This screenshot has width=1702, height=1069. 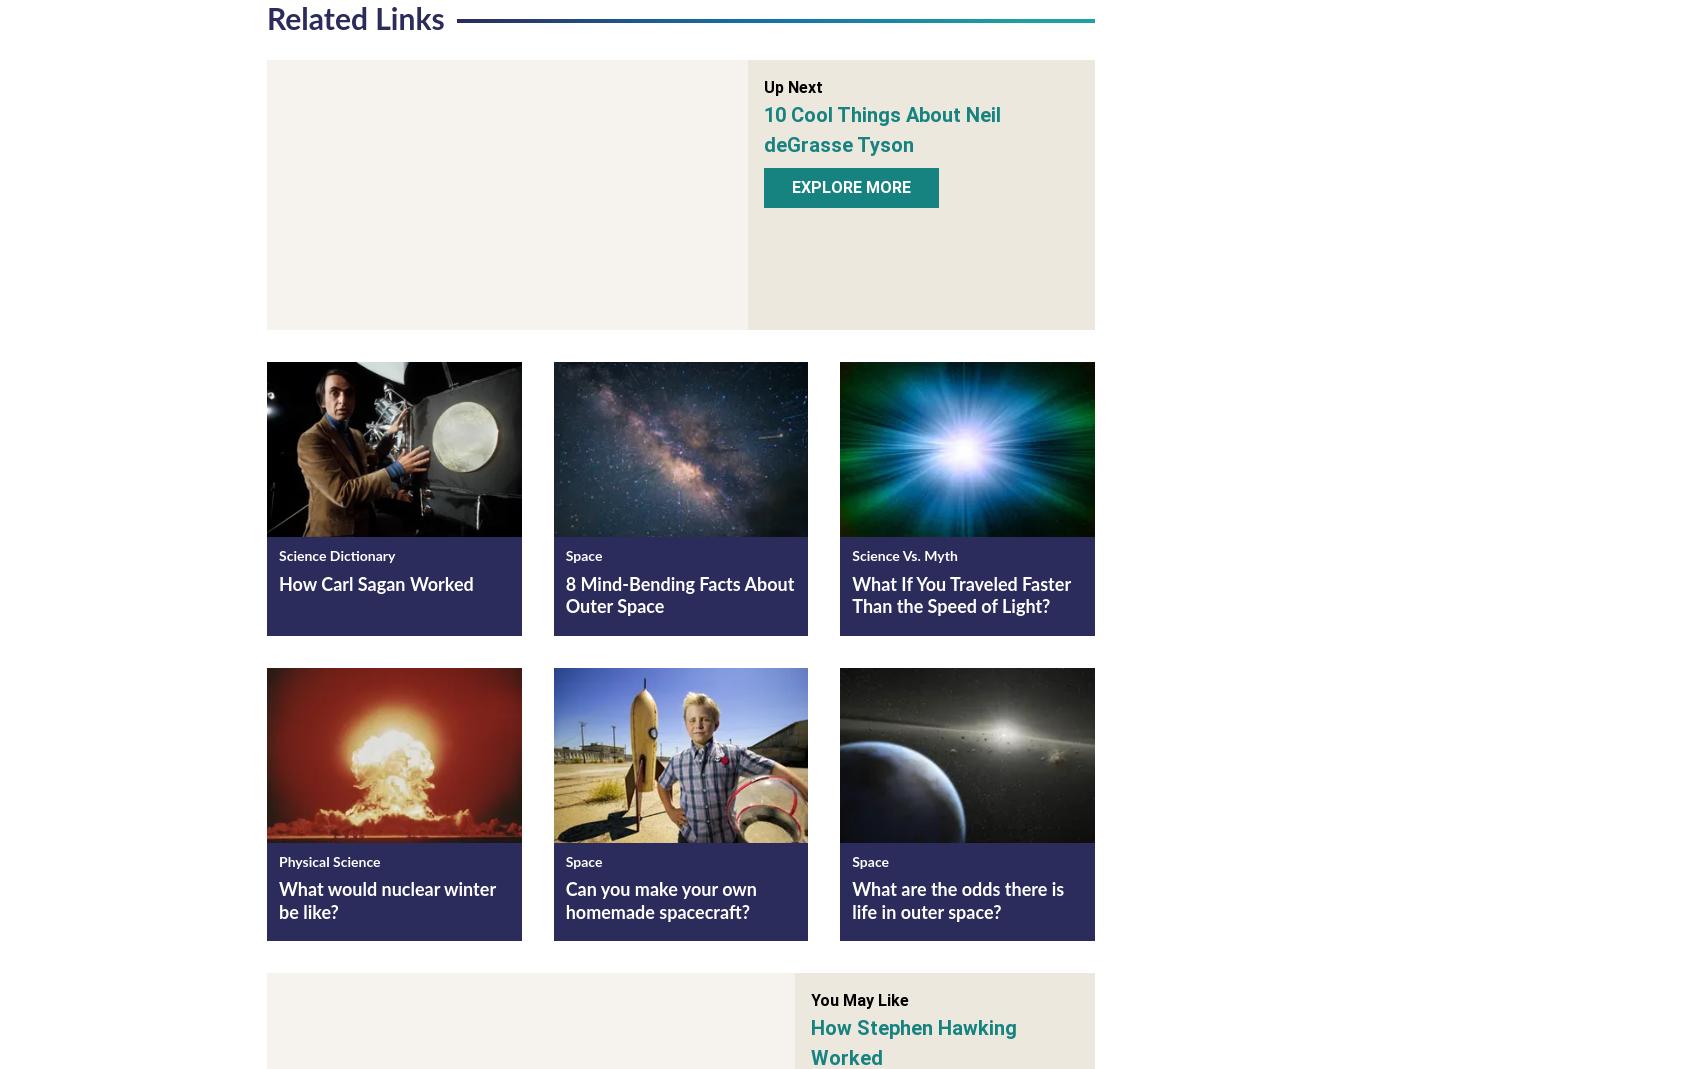 What do you see at coordinates (958, 904) in the screenshot?
I see `'What are the odds there is life in outer space?'` at bounding box center [958, 904].